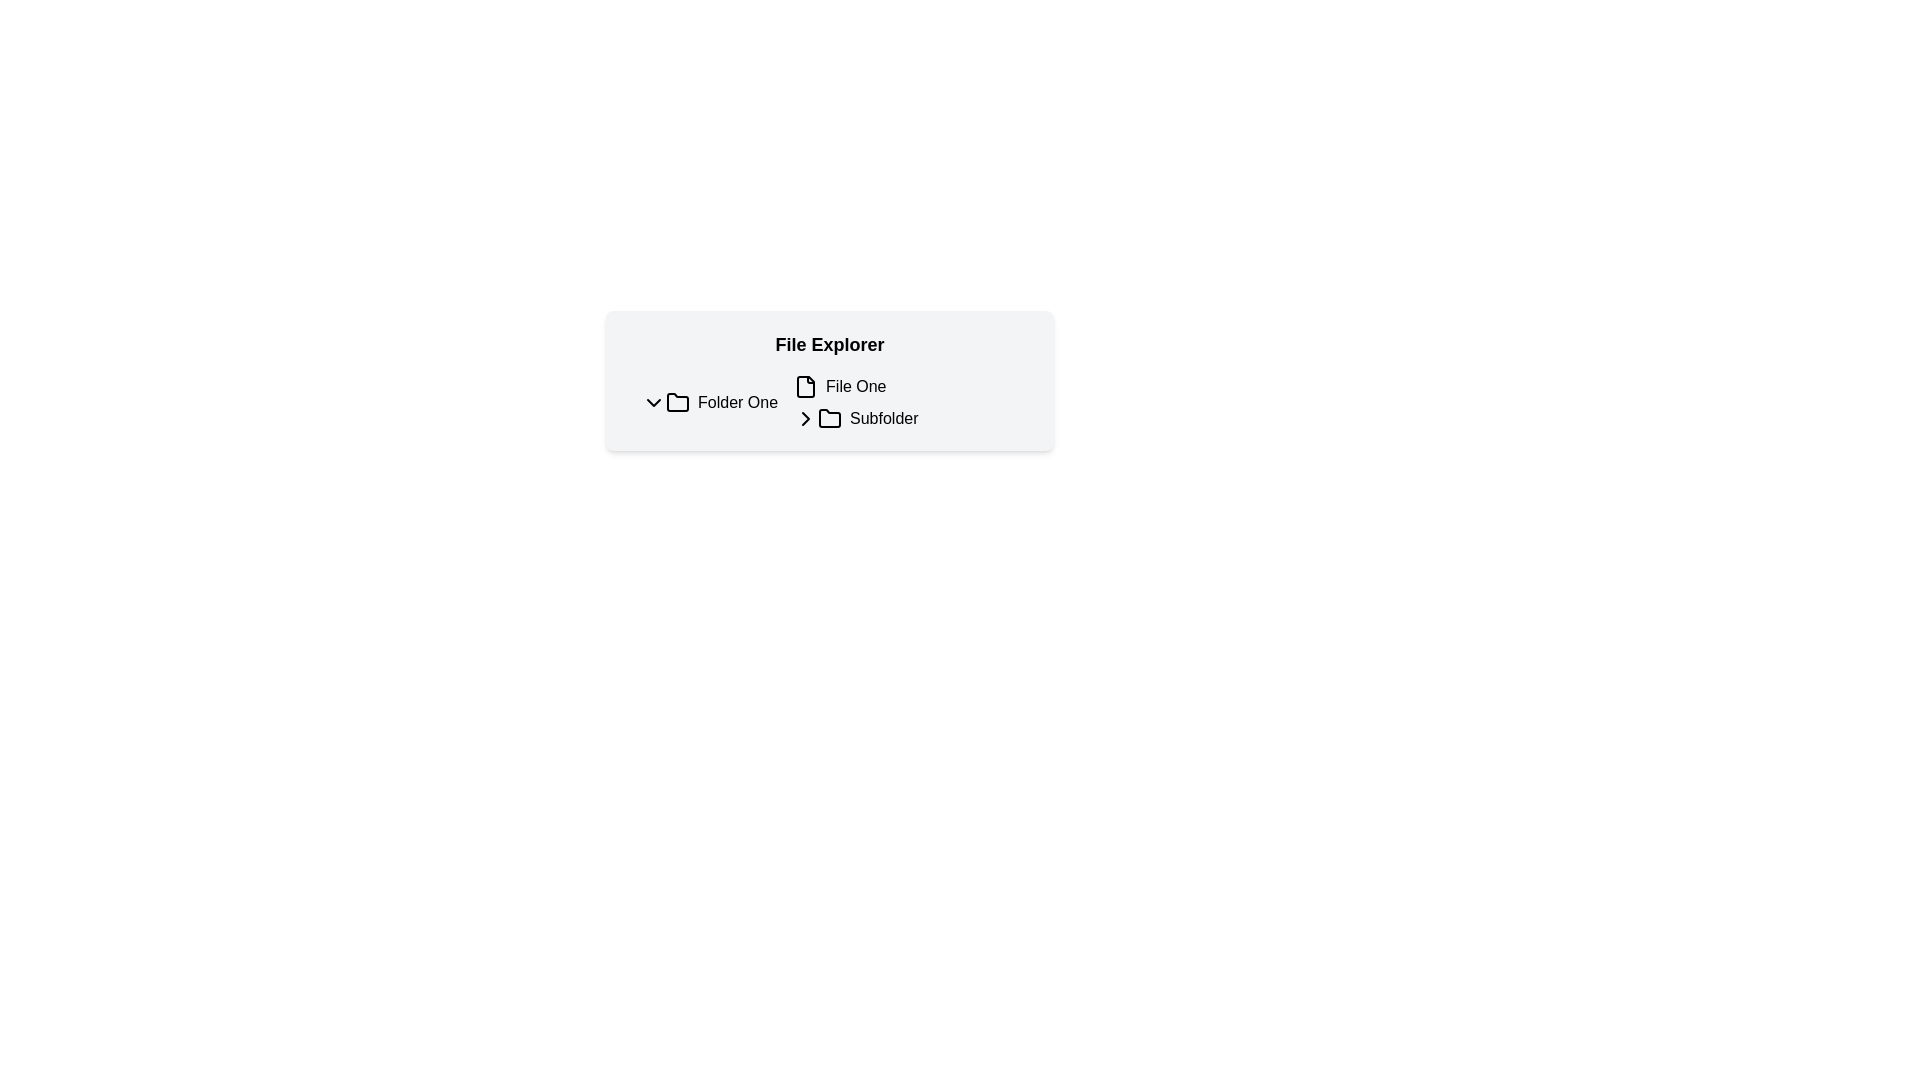  Describe the element at coordinates (653, 402) in the screenshot. I see `the button next to the 'Folder One' label` at that location.